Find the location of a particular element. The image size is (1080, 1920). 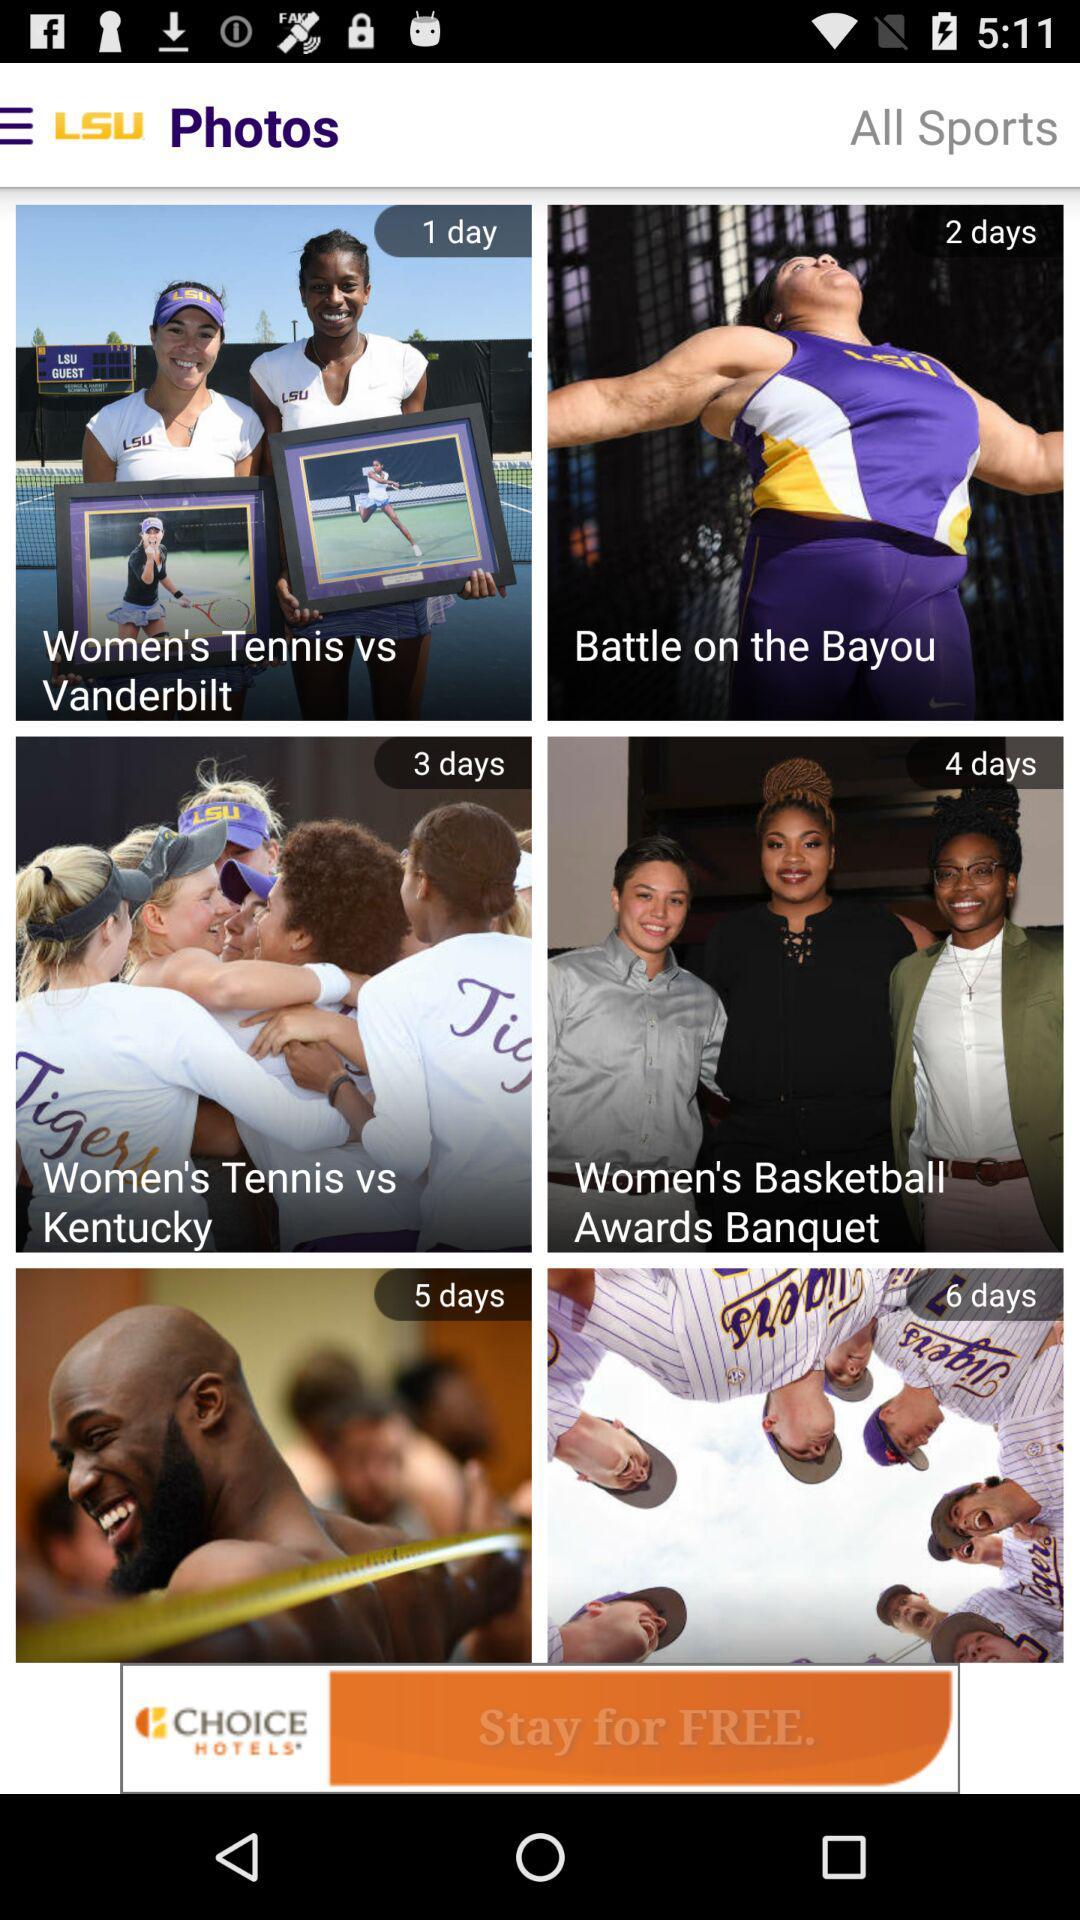

link to choice hotels website is located at coordinates (540, 1727).